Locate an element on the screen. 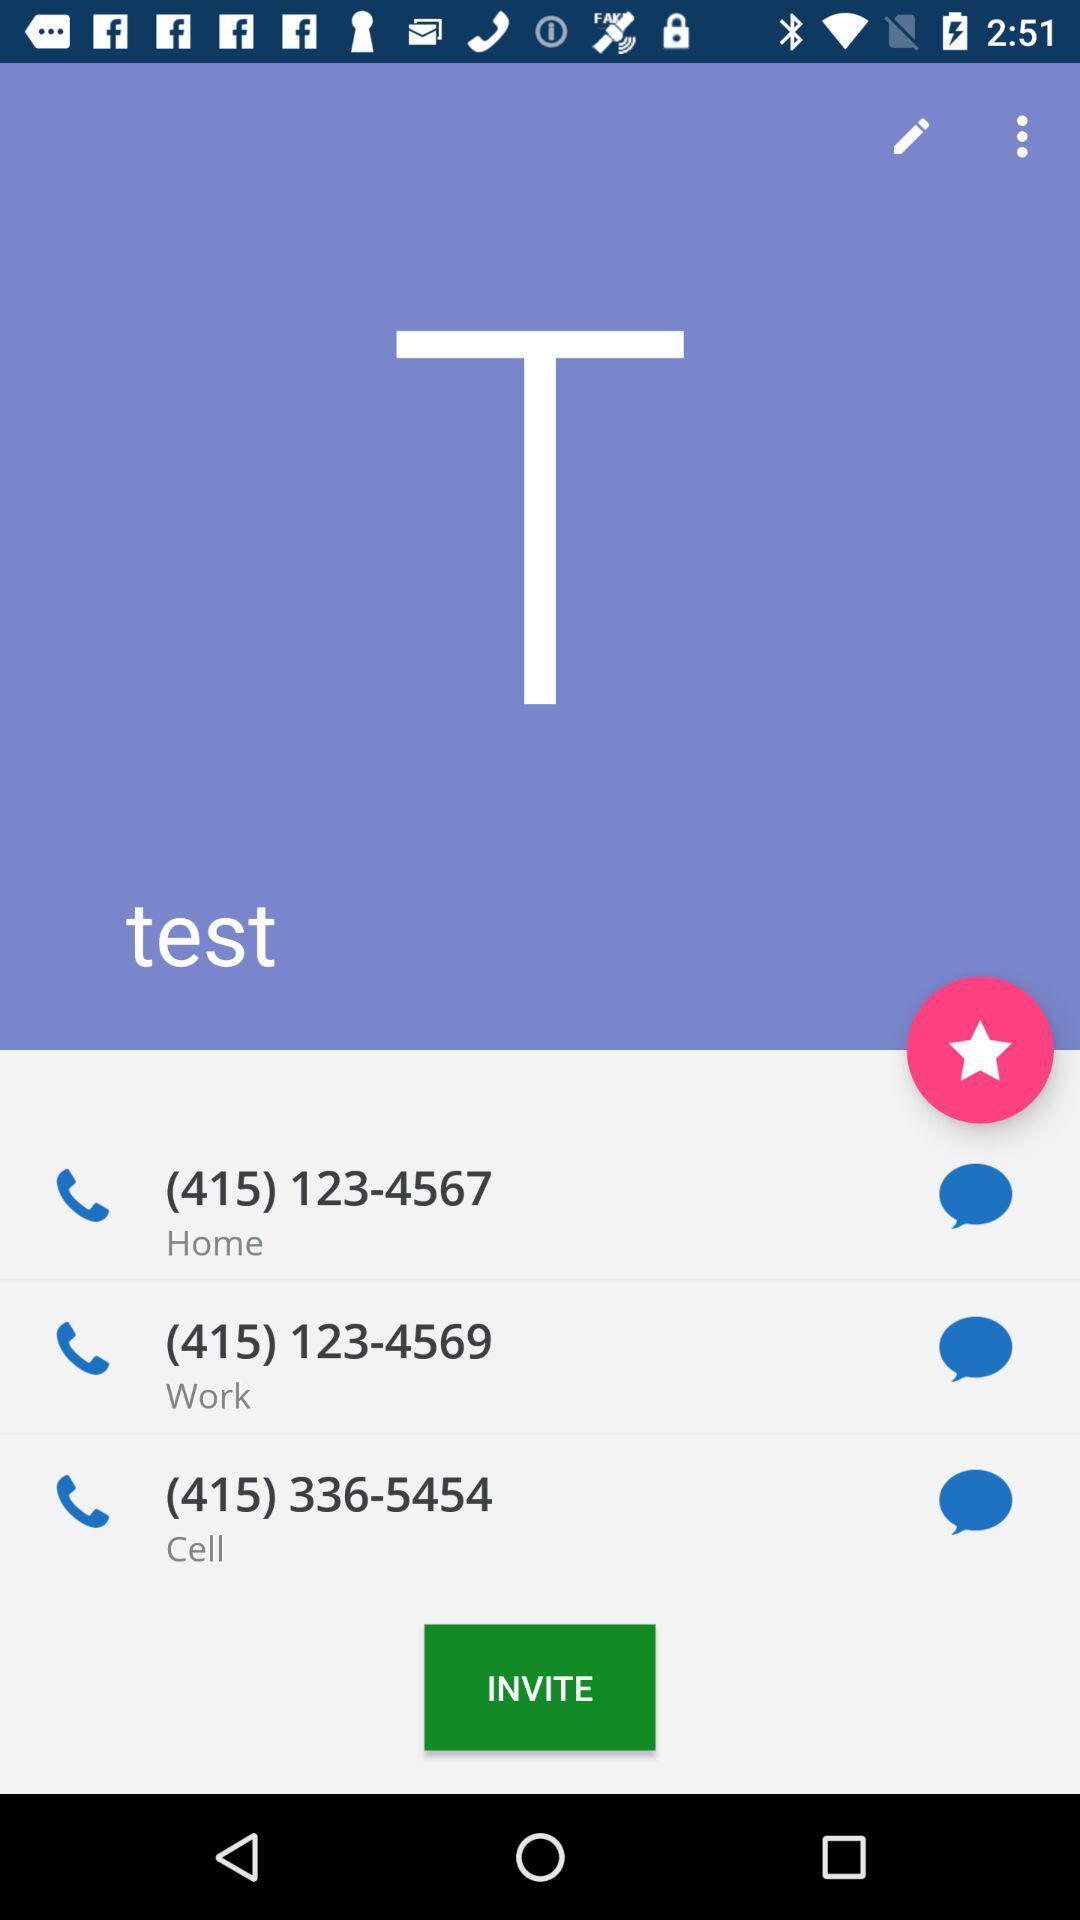 The width and height of the screenshot is (1080, 1920). message option is located at coordinates (974, 1349).